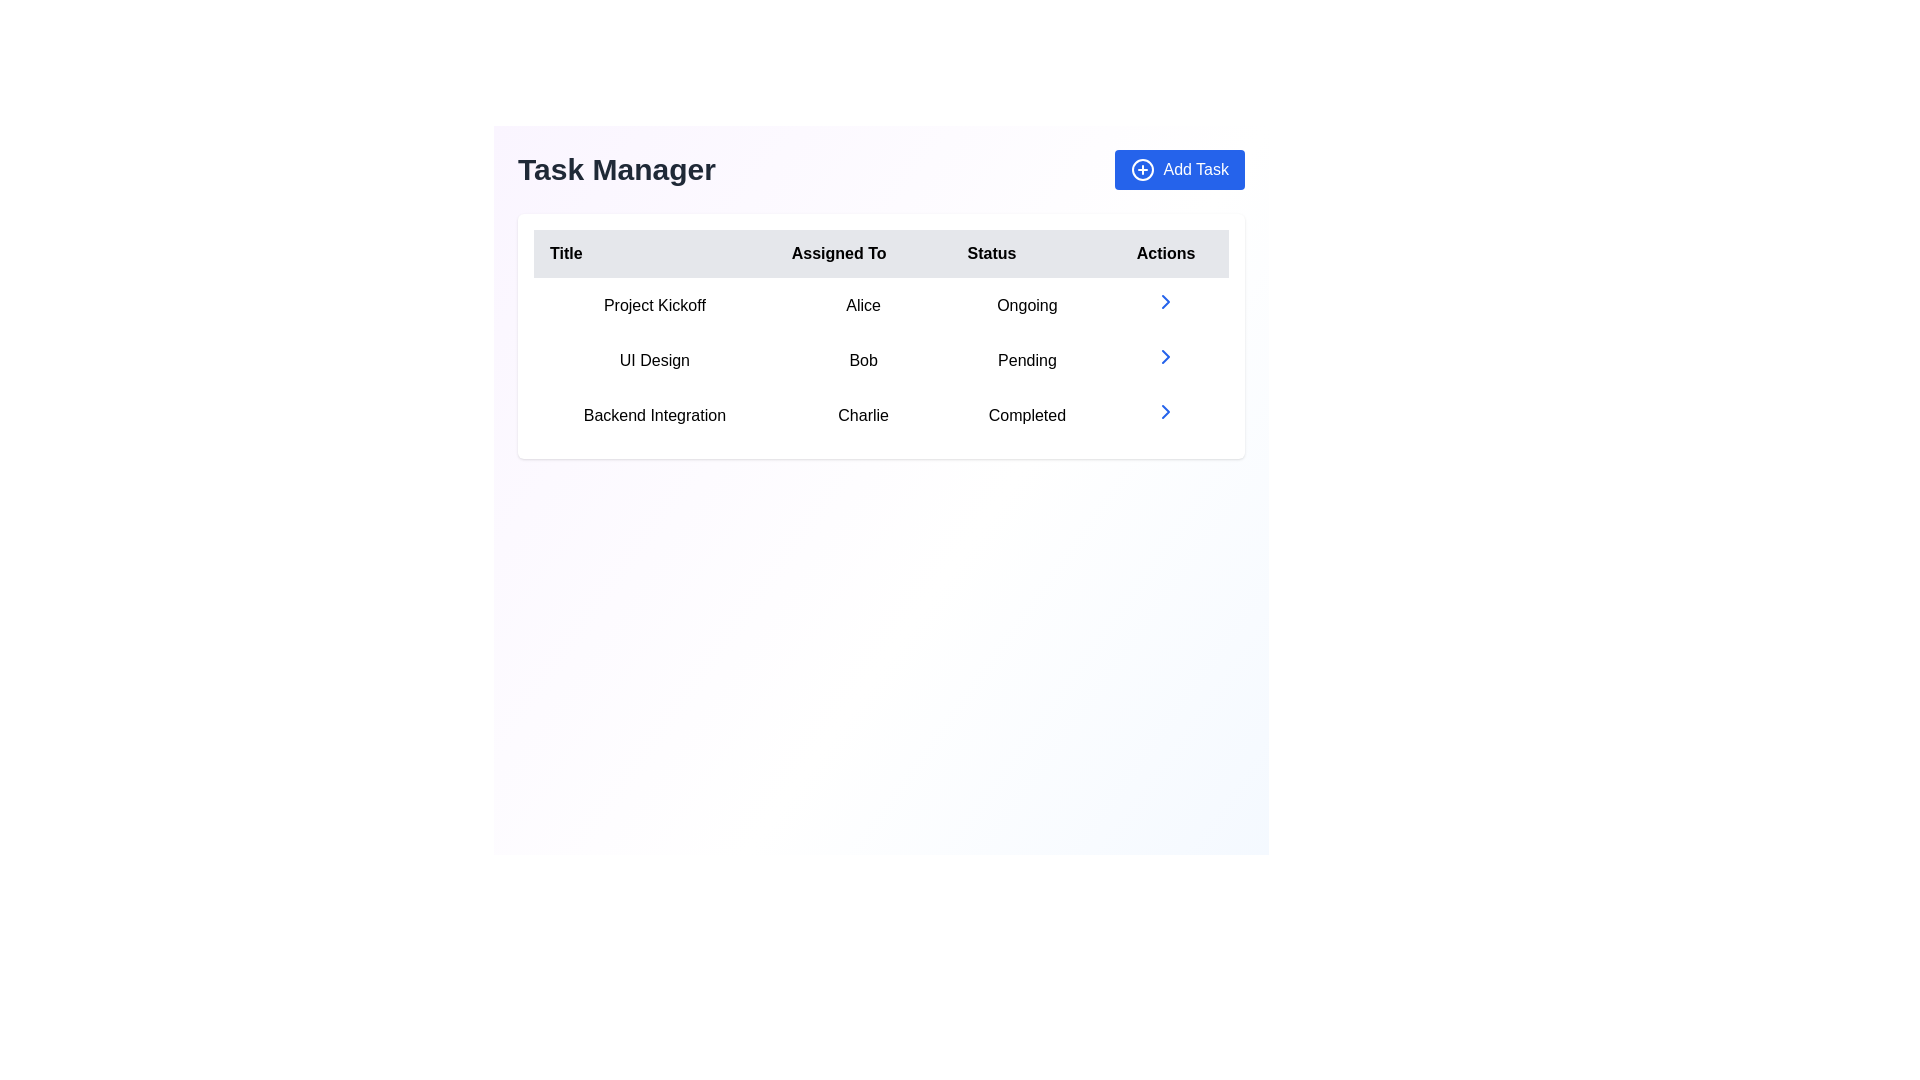  Describe the element at coordinates (654, 360) in the screenshot. I see `the 'UI Design' label in the second row of the table under the 'Title' column` at that location.